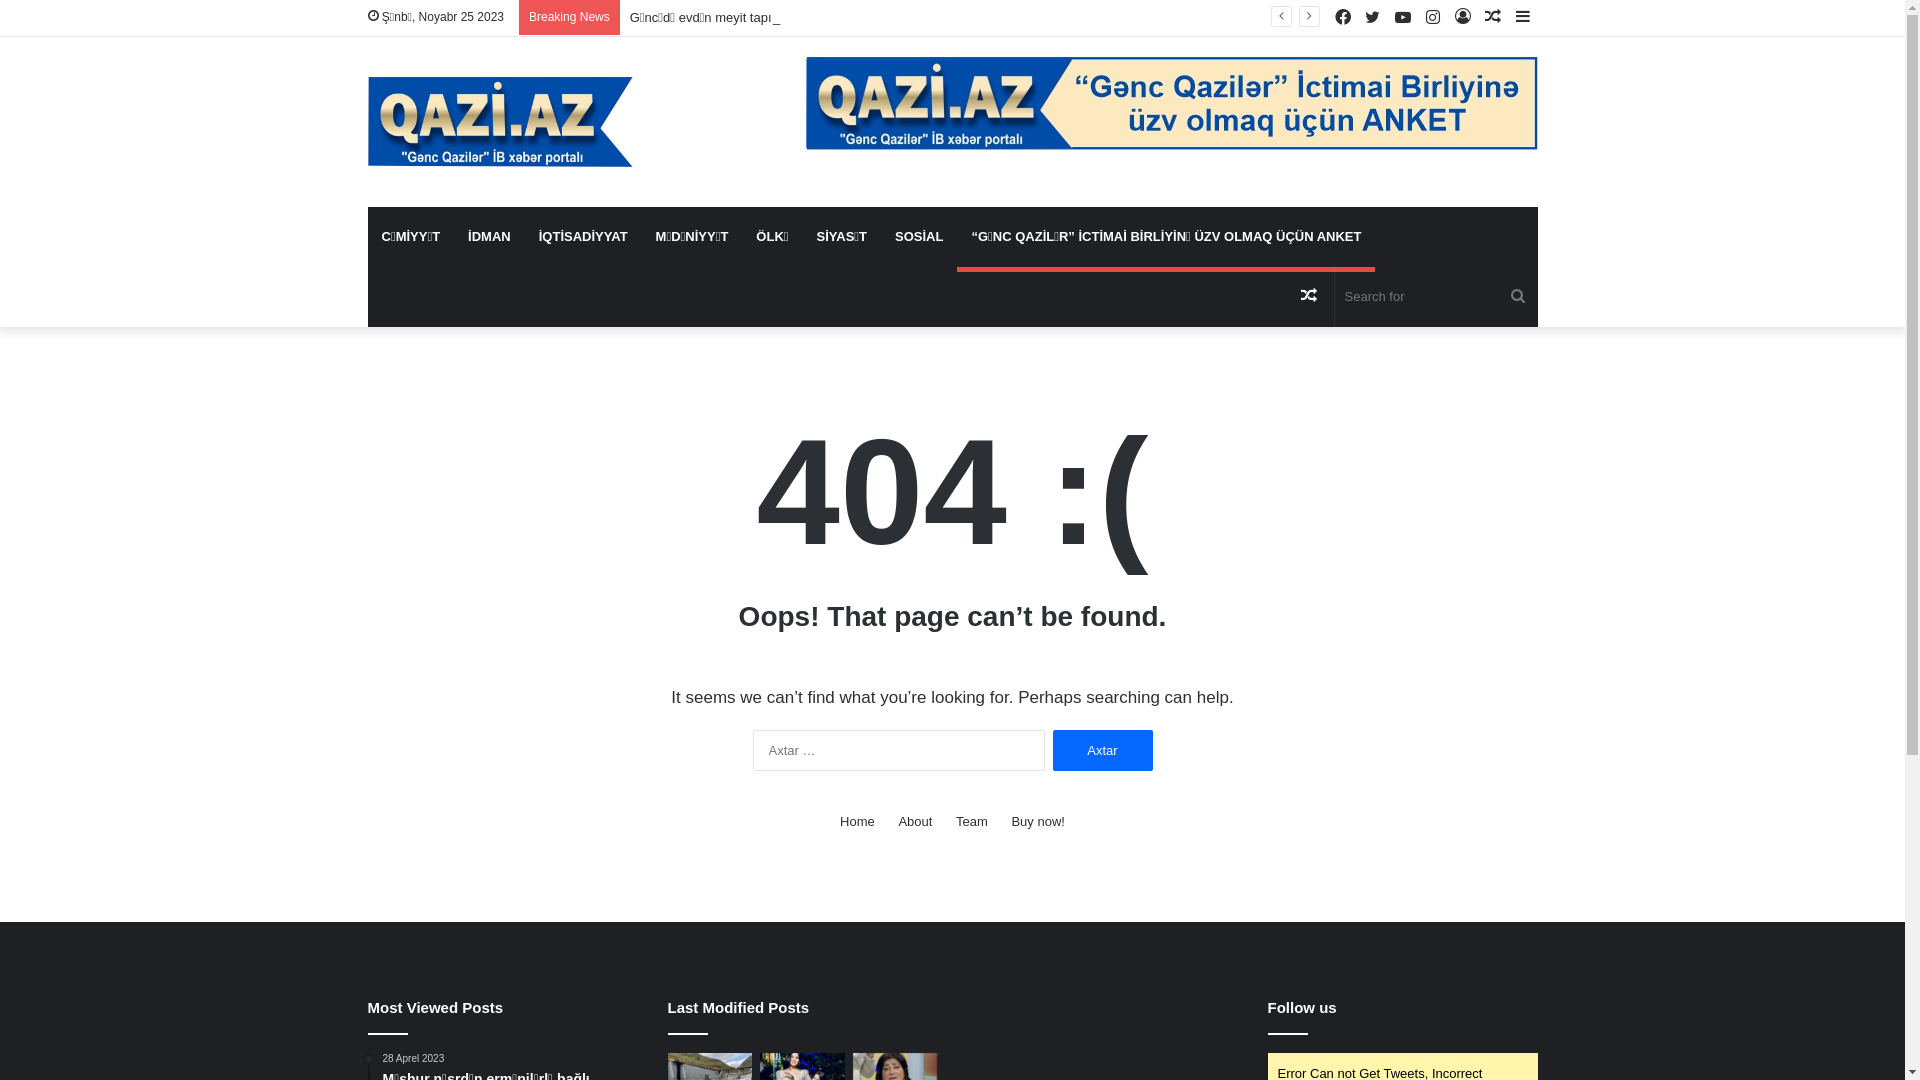 The image size is (1920, 1080). What do you see at coordinates (1371, 18) in the screenshot?
I see `'Twitter'` at bounding box center [1371, 18].